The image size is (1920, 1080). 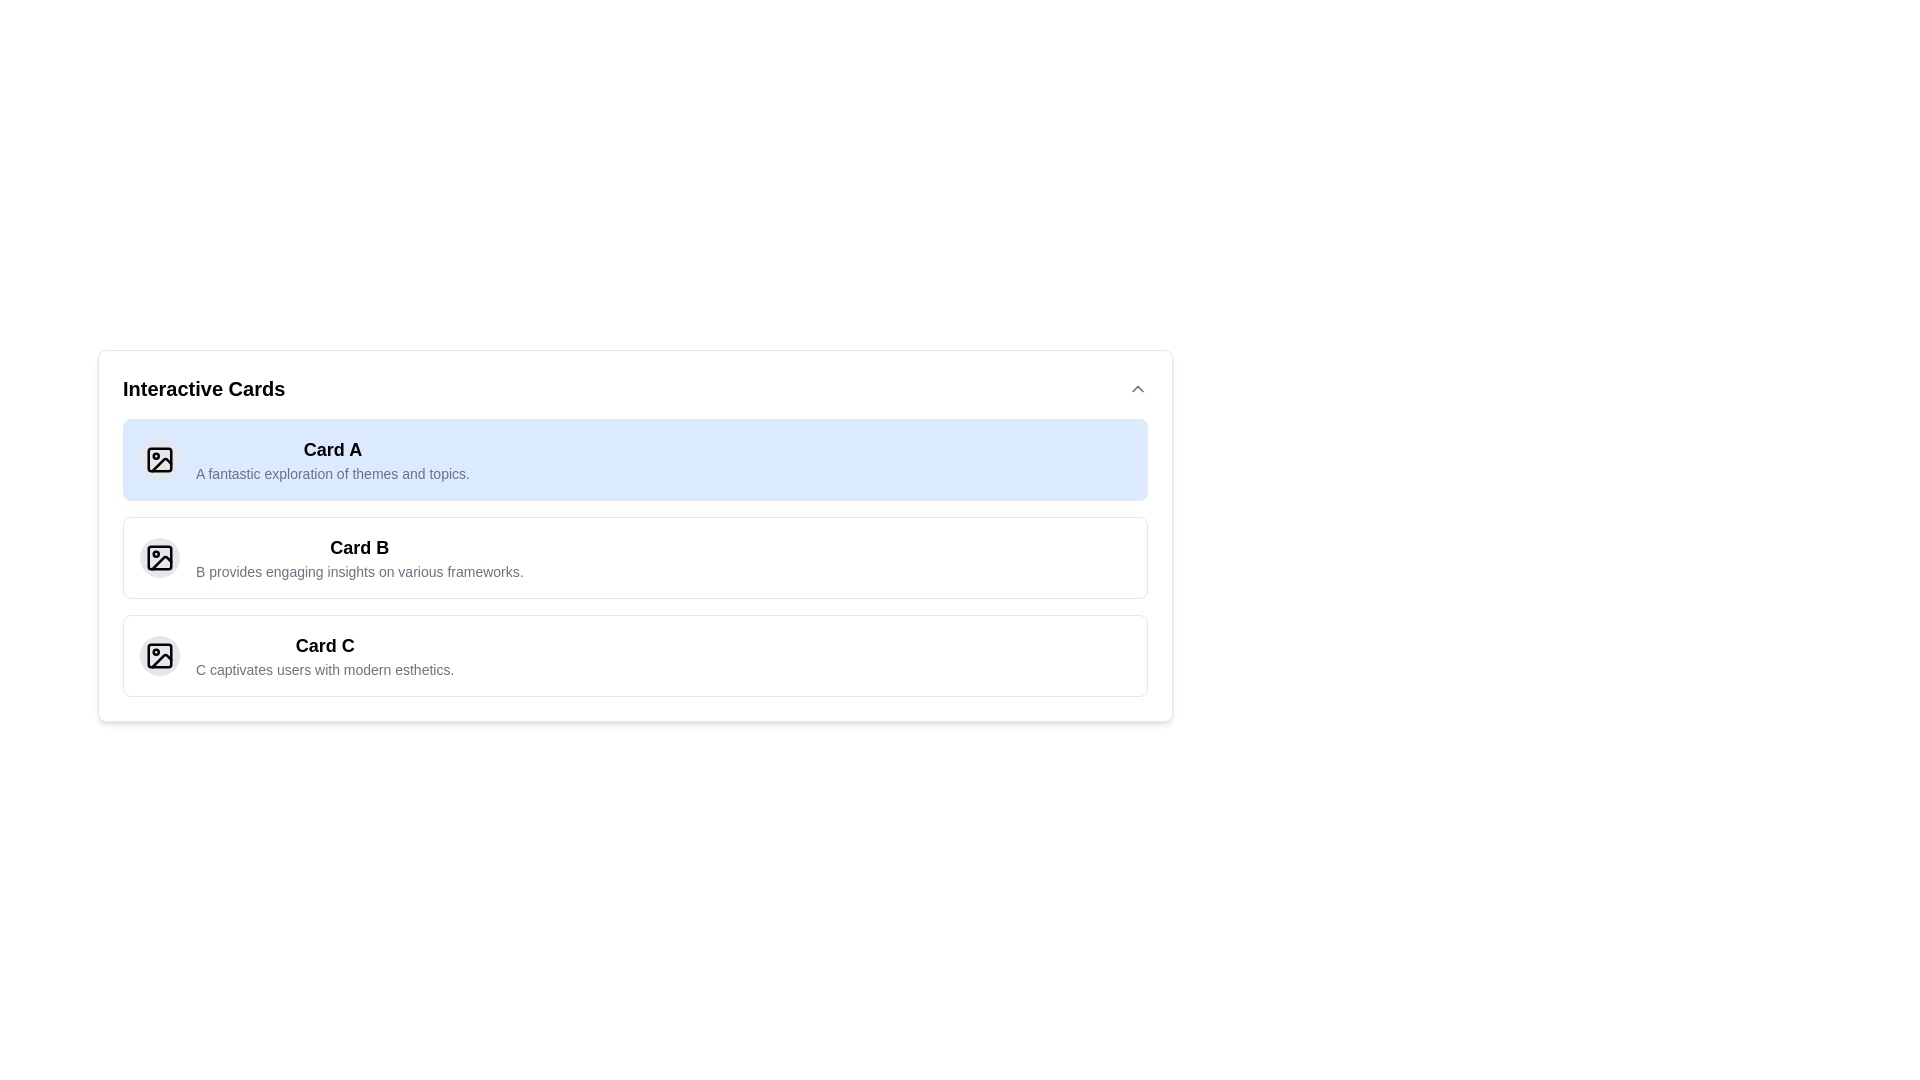 I want to click on the Label/Text Element that serves as the title for the 'Card A', positioned at the top-left corner of the card, for accessibility purposes, so click(x=332, y=450).